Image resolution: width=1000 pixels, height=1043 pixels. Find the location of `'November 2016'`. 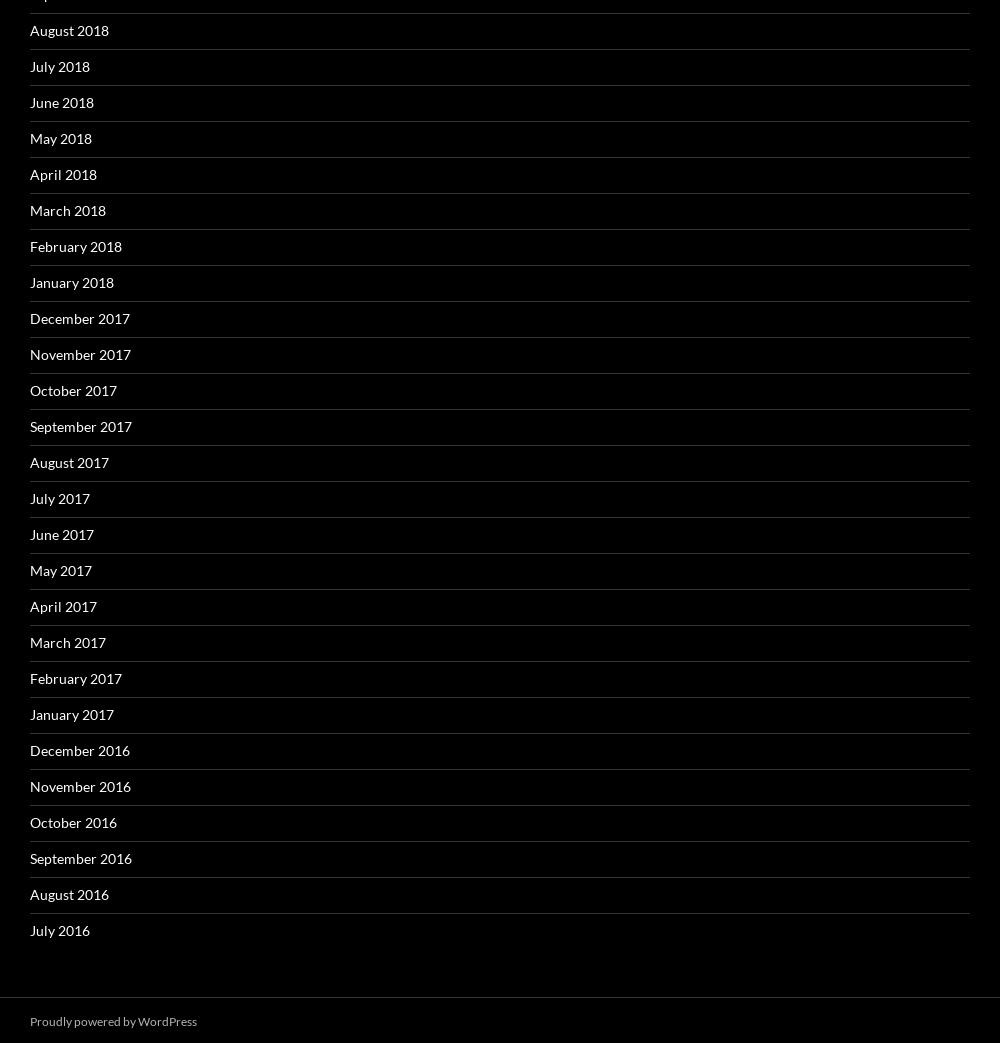

'November 2016' is located at coordinates (79, 785).